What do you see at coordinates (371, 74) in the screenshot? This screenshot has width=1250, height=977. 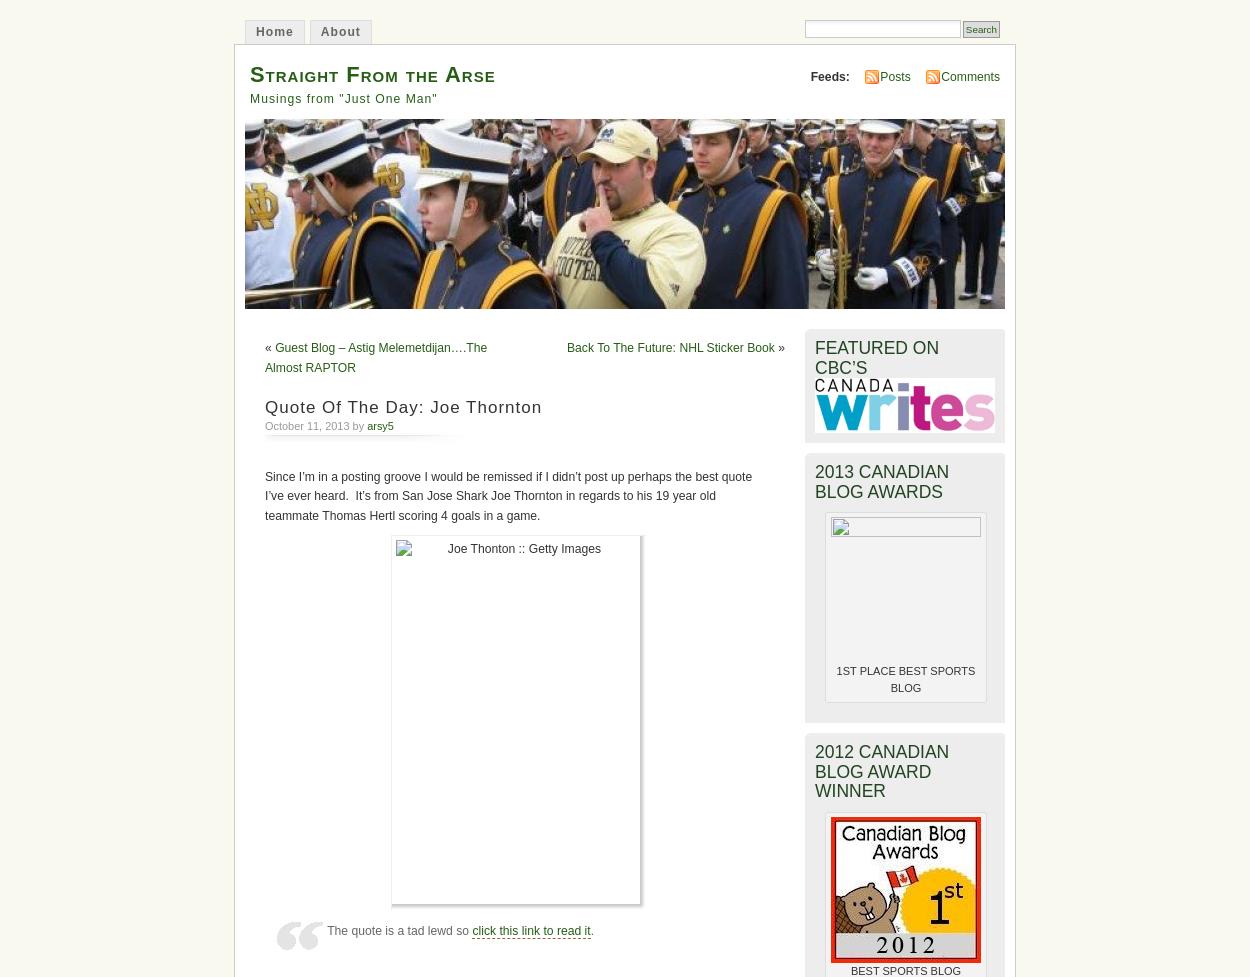 I see `'Straight From the Arse'` at bounding box center [371, 74].